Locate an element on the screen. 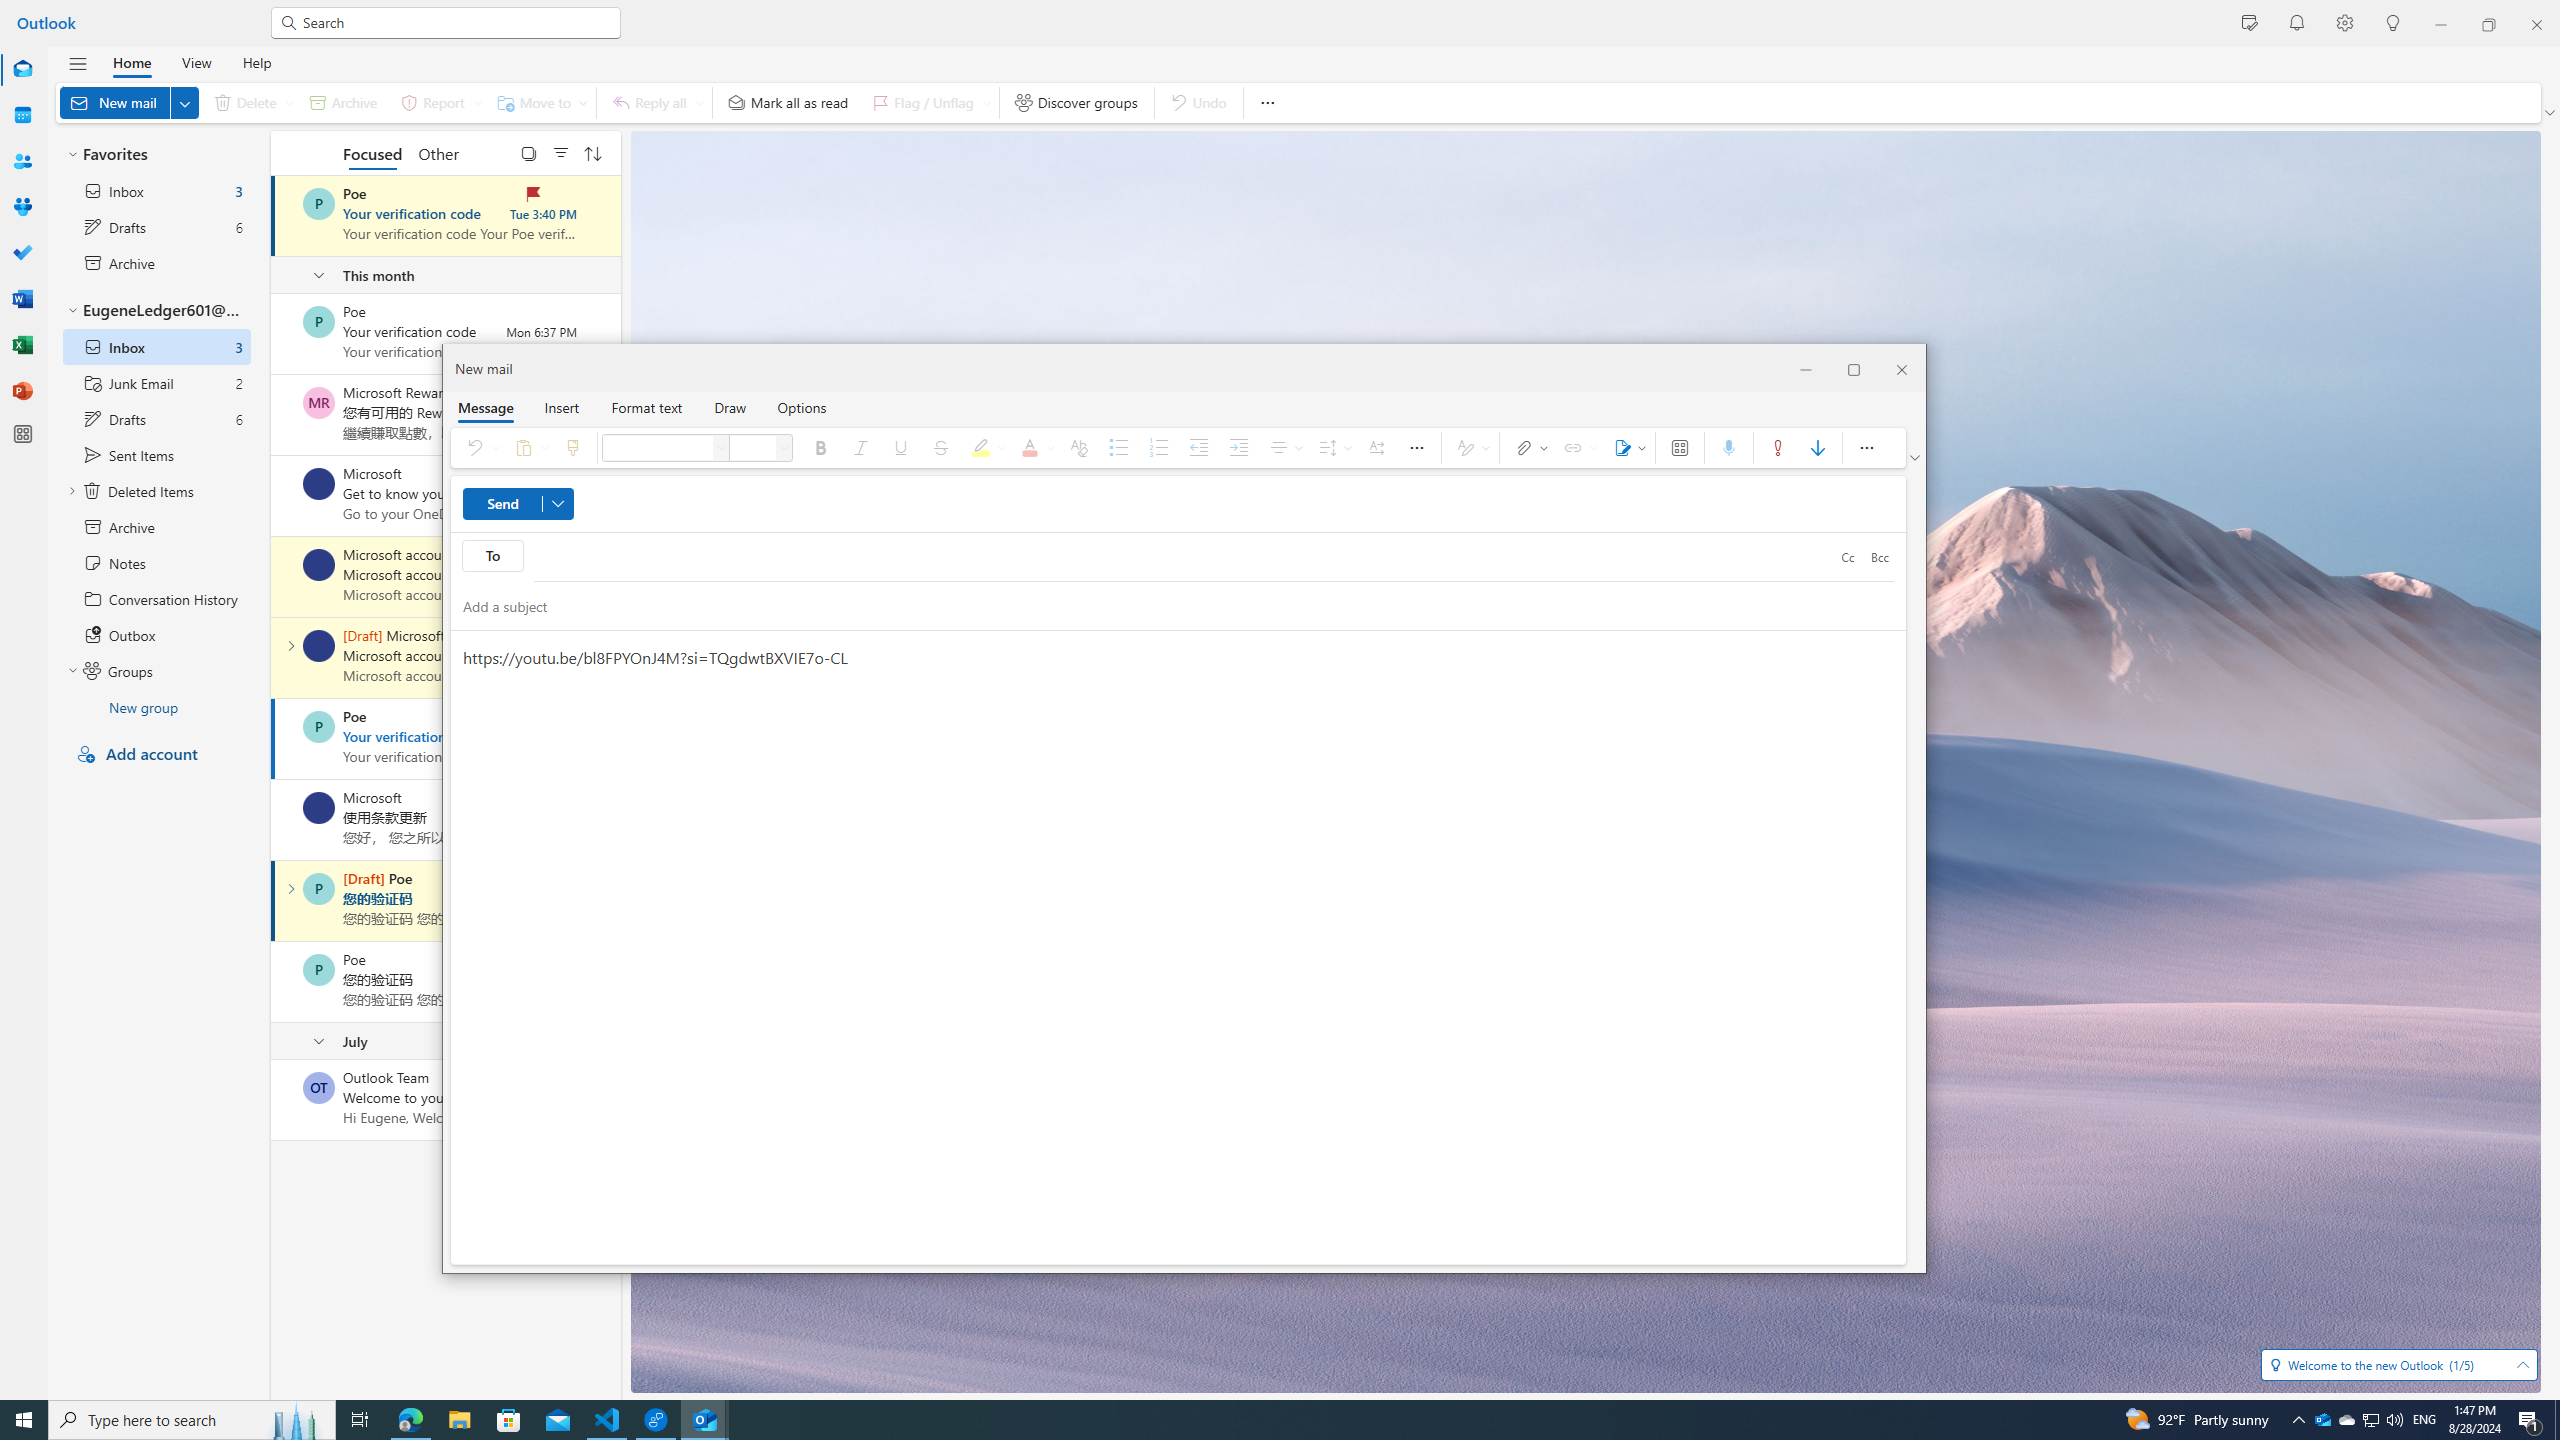 This screenshot has width=2560, height=1440. 'Increase indent' is located at coordinates (1239, 447).